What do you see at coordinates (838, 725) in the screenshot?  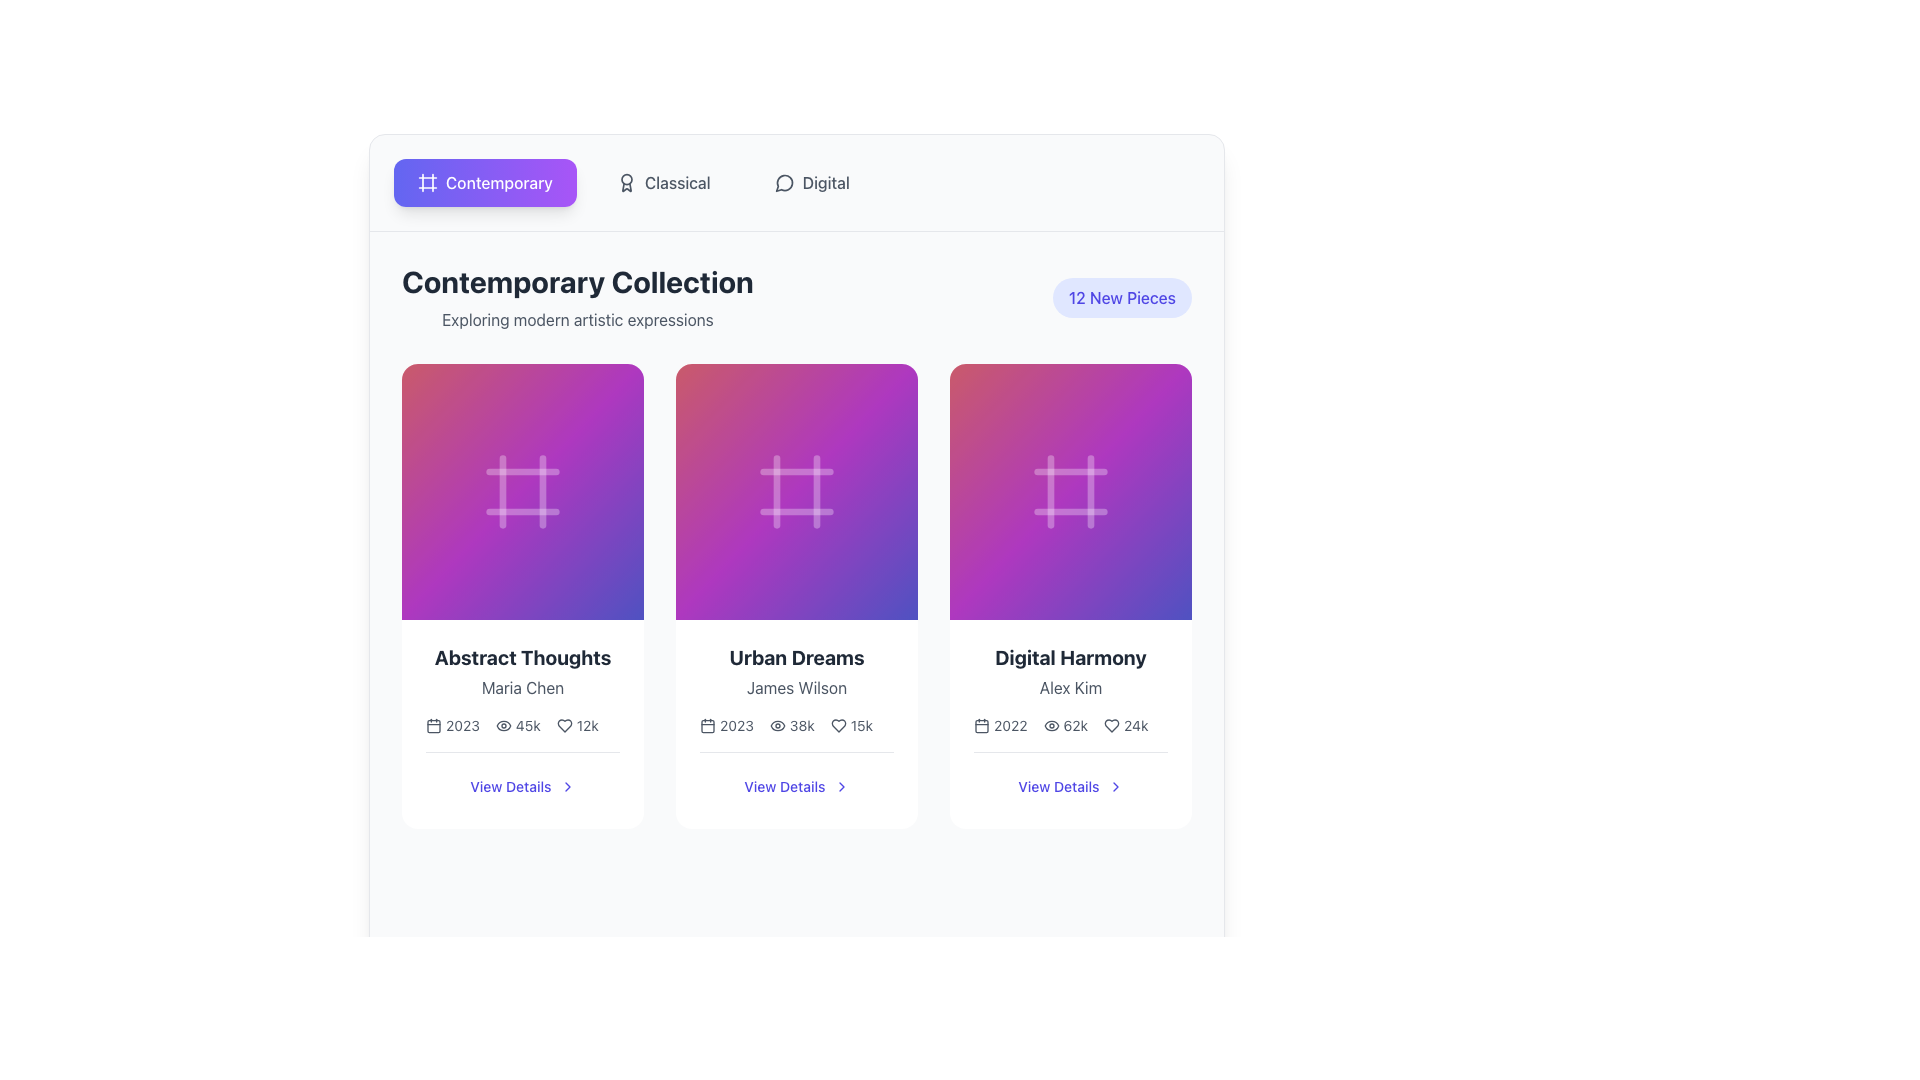 I see `the heart icon representing the 'like' feature located in the lower section of the 'Urban Dreams' card, which also displays the count of likes (15k)` at bounding box center [838, 725].